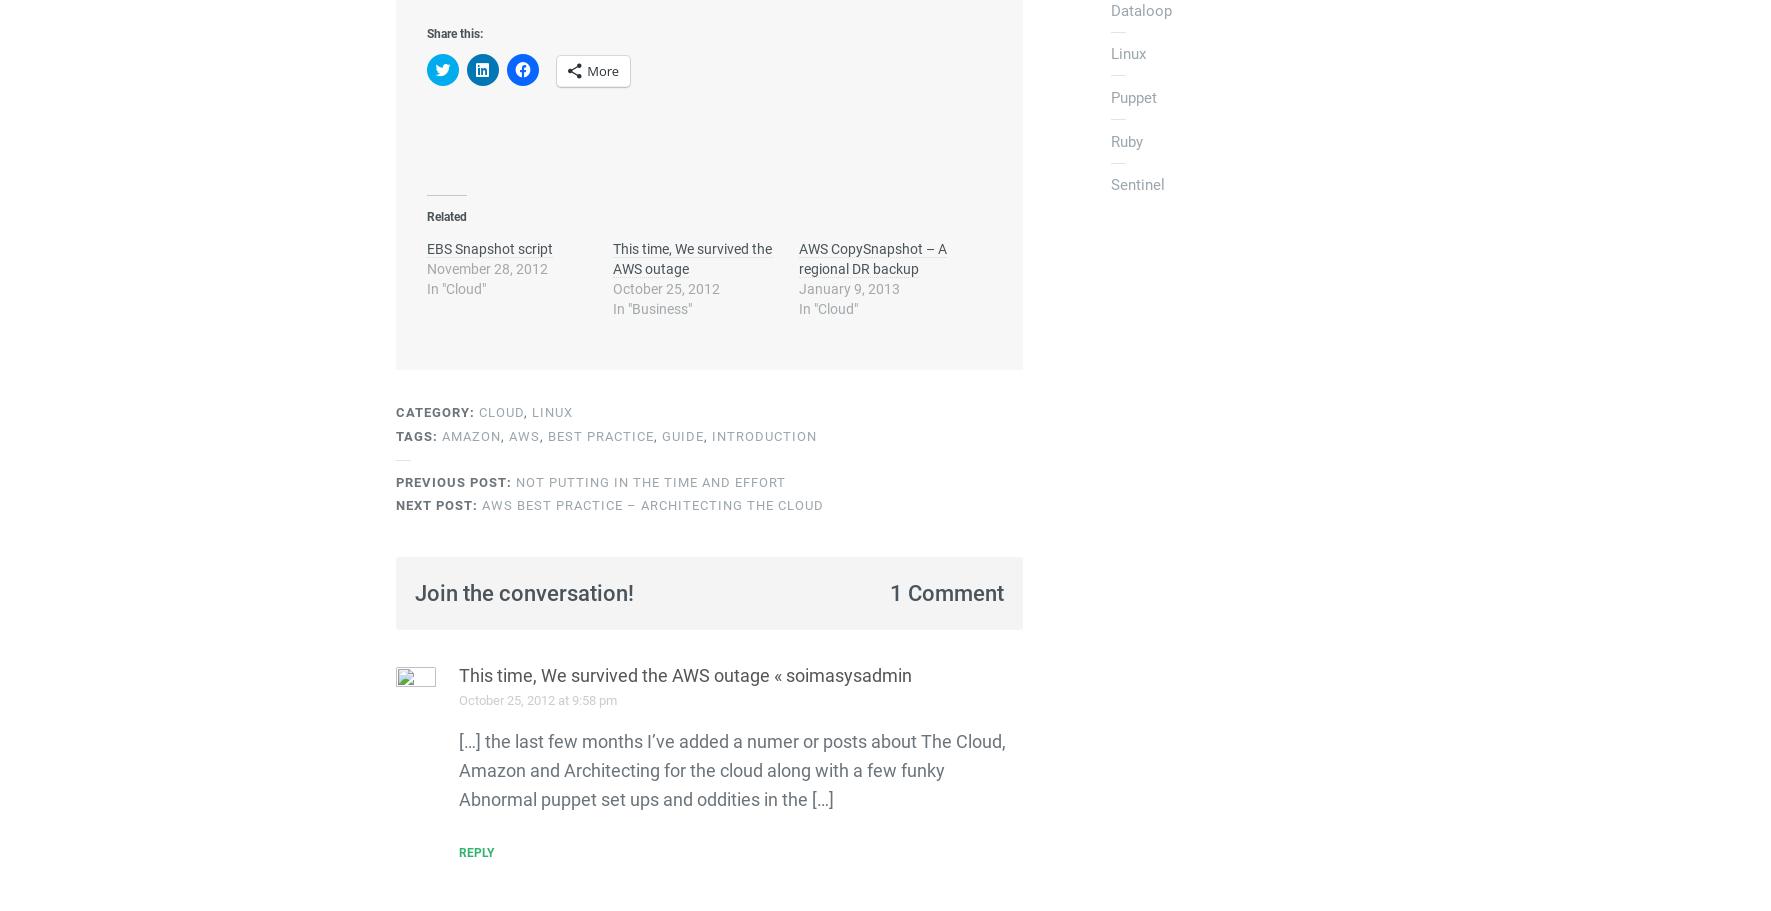 The width and height of the screenshot is (1771, 911). What do you see at coordinates (599, 435) in the screenshot?
I see `'best practice'` at bounding box center [599, 435].